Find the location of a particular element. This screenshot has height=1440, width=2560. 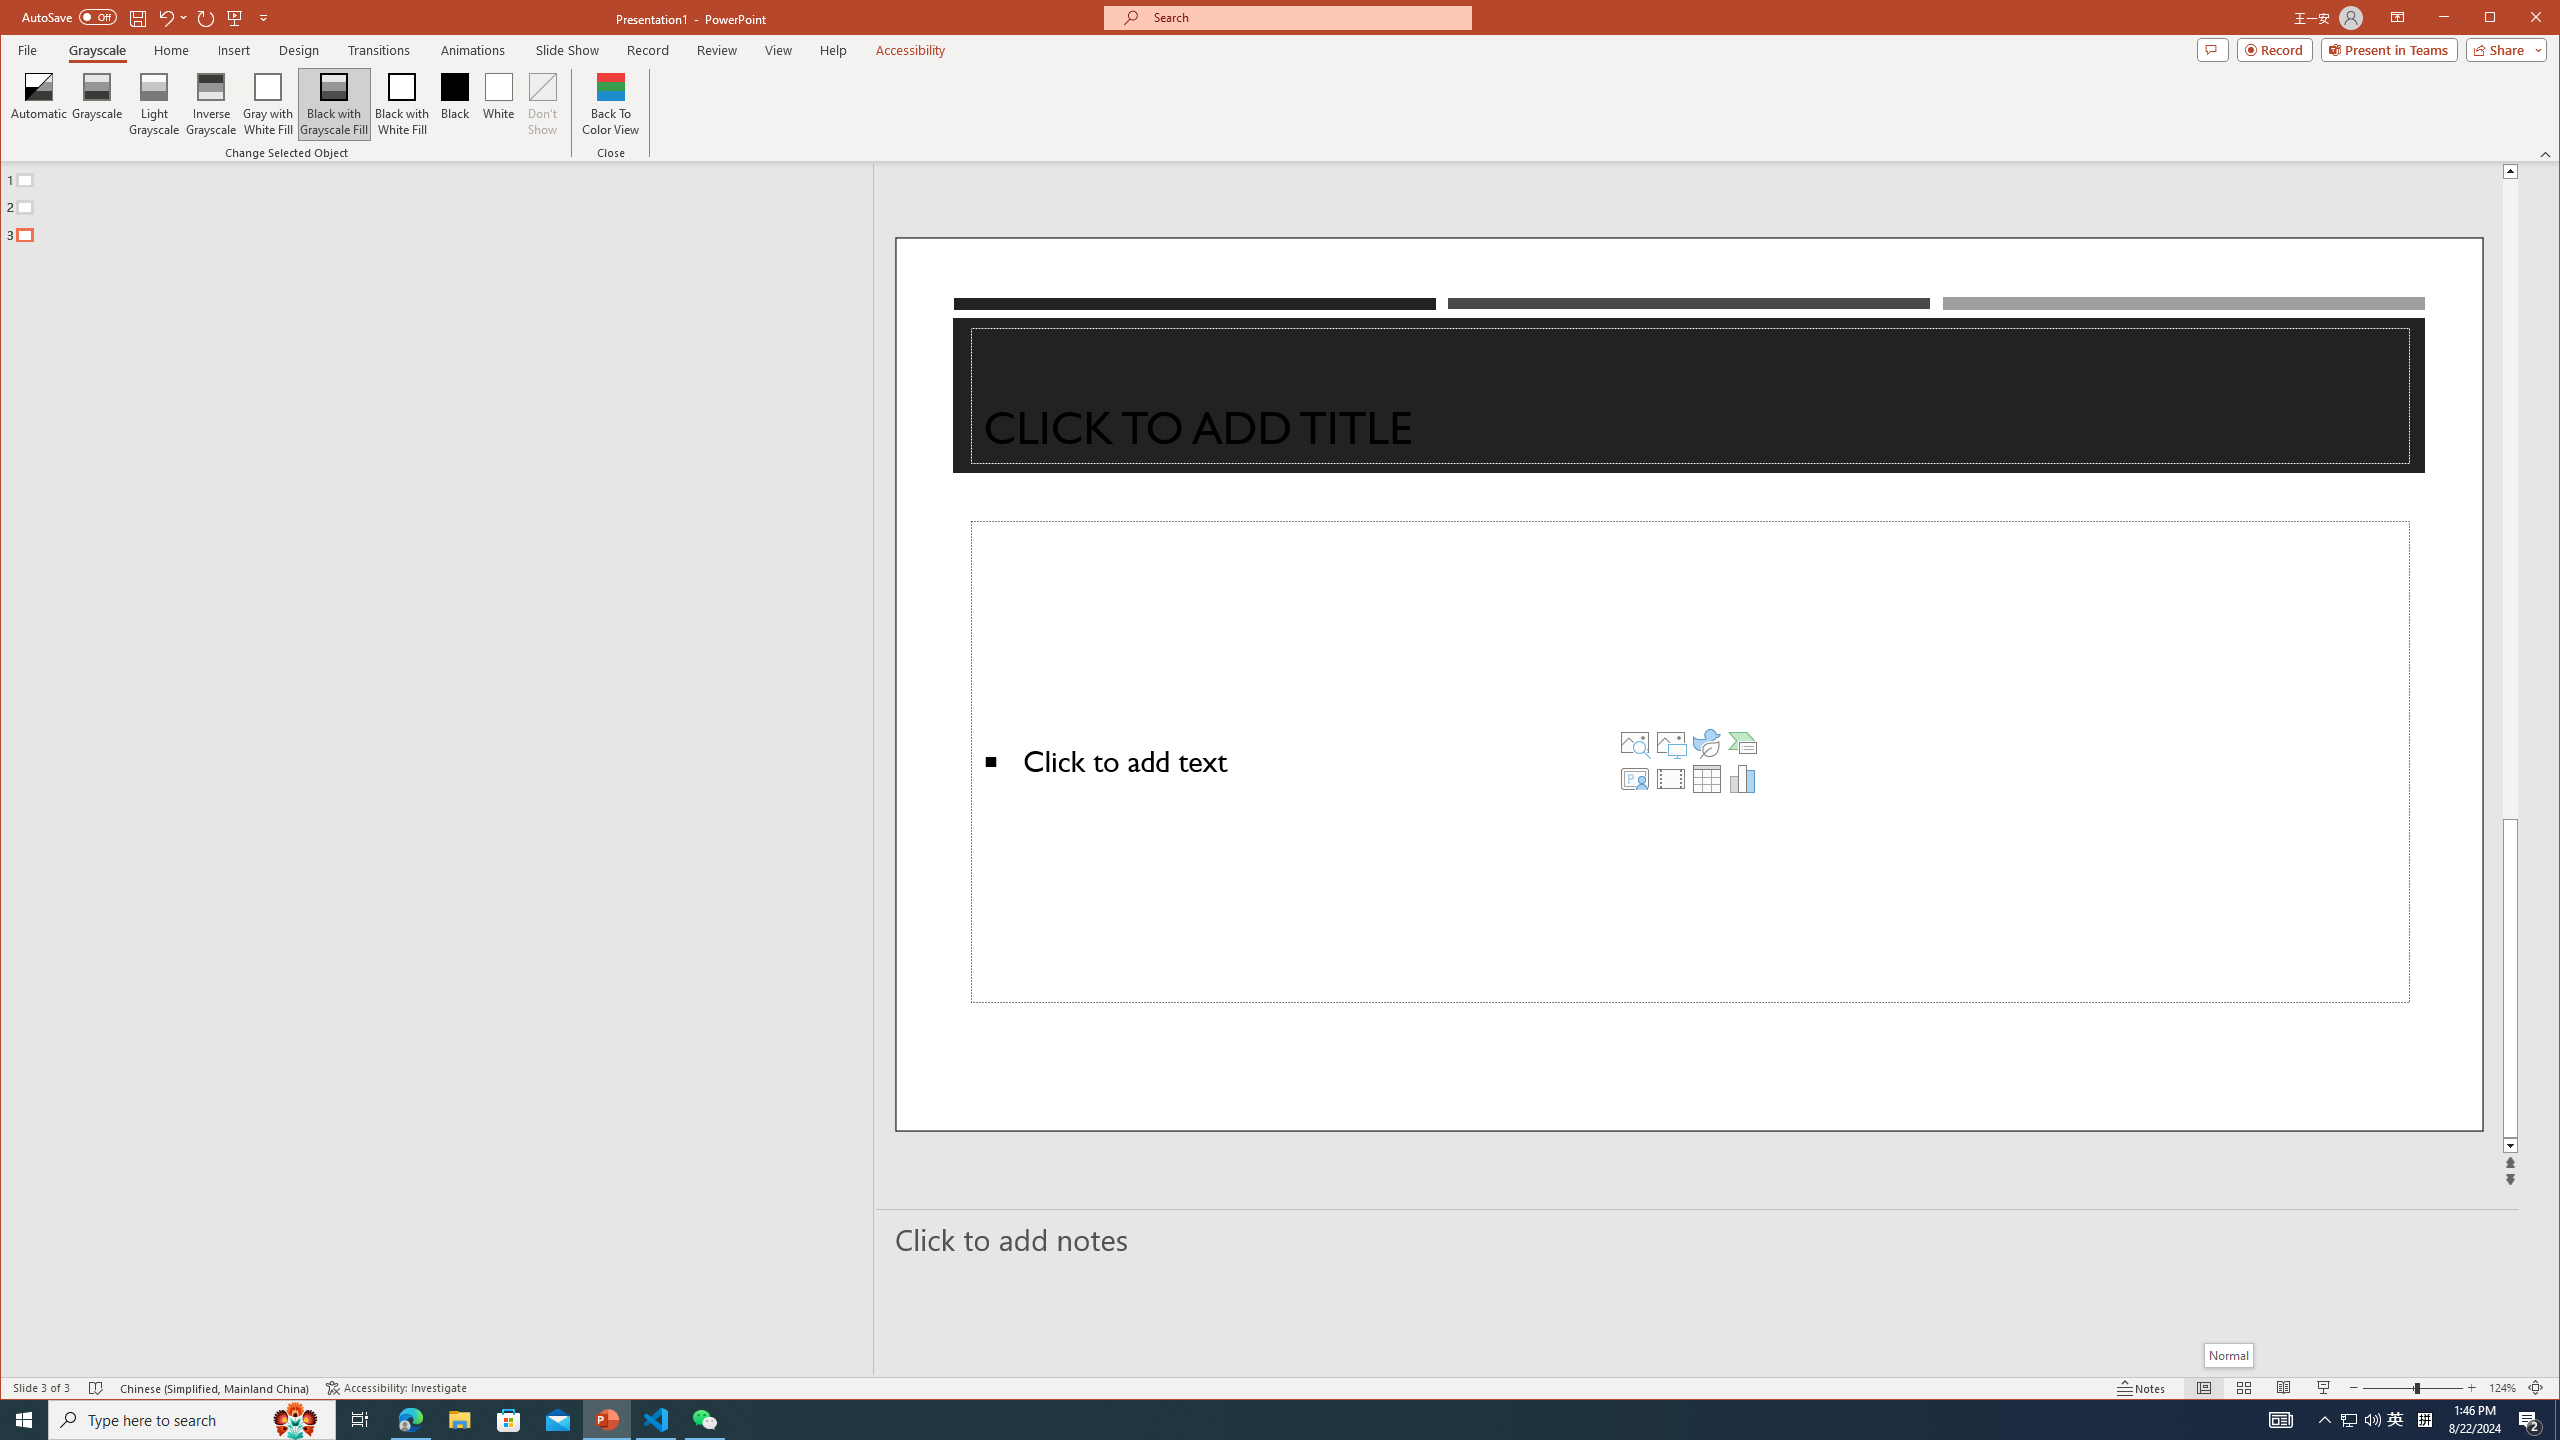

'Insert Table' is located at coordinates (1707, 778).